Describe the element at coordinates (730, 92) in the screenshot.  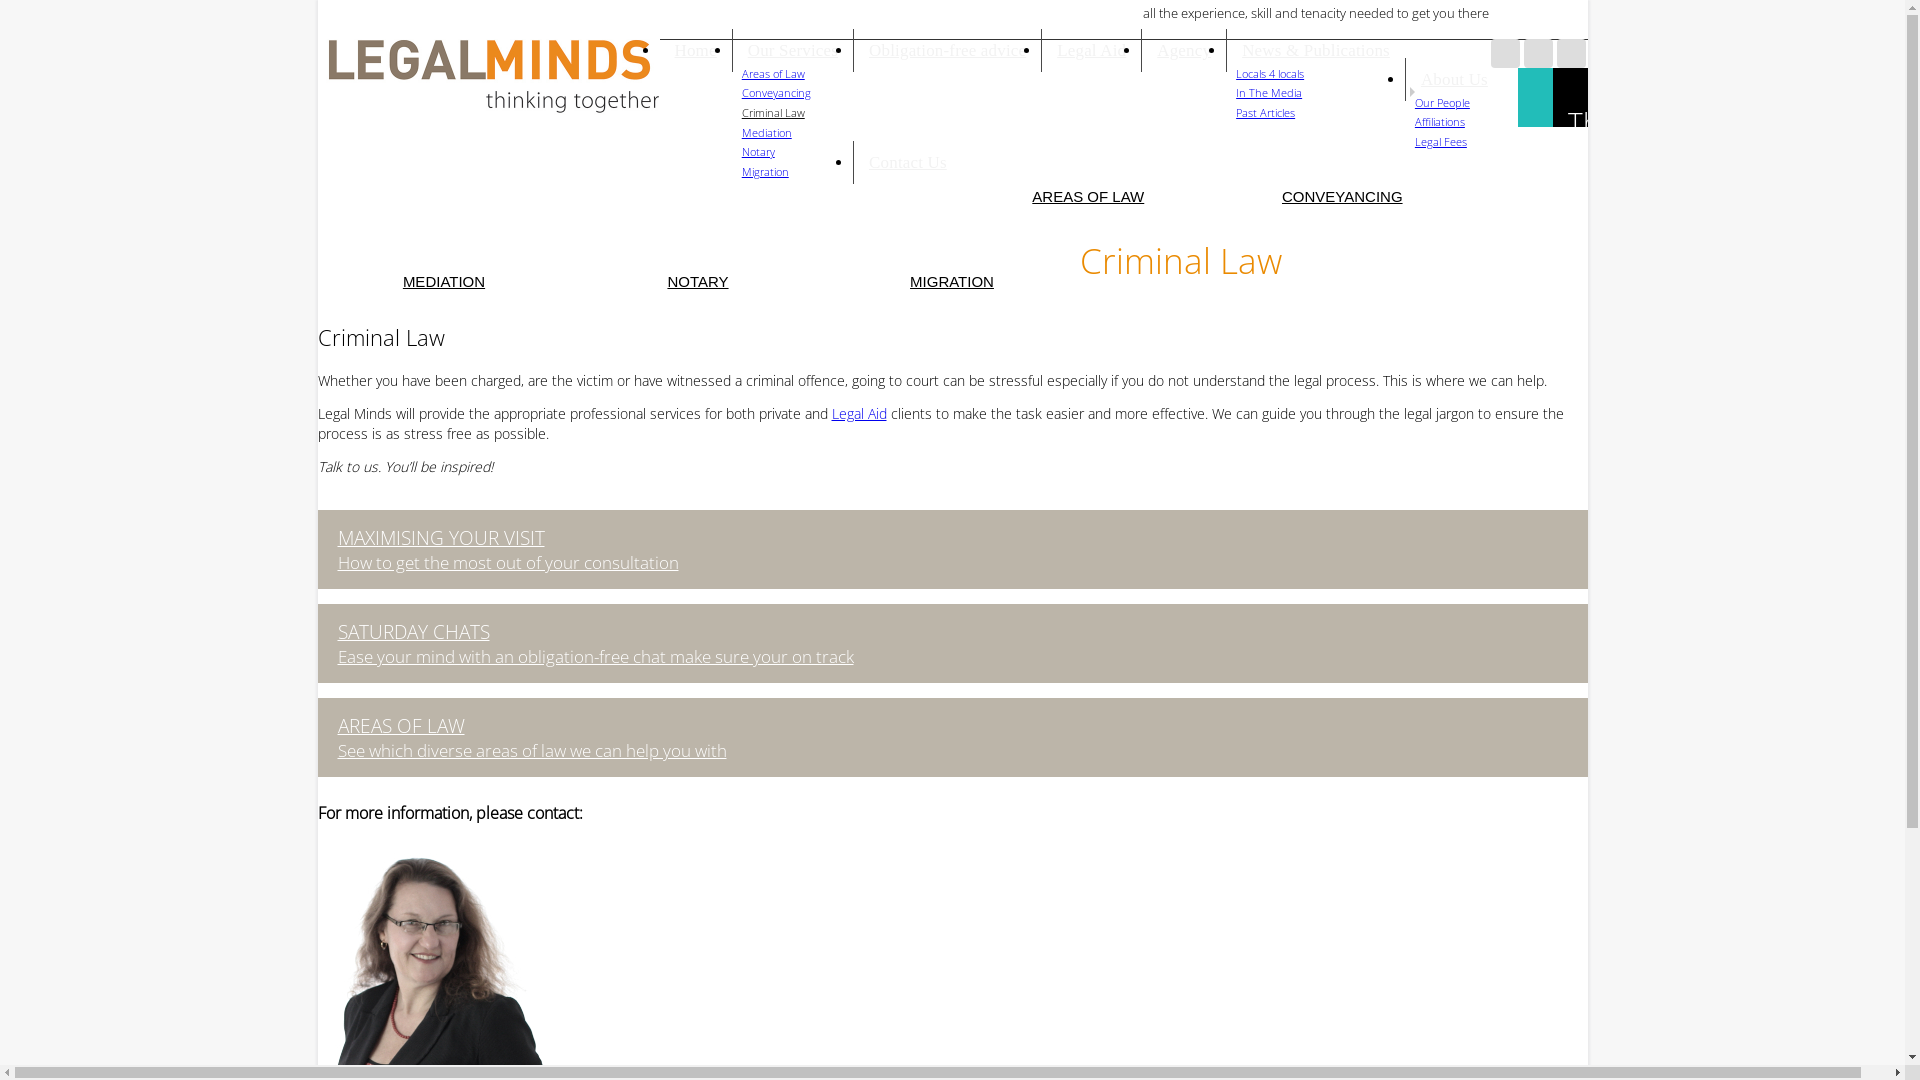
I see `'Conveyancing'` at that location.